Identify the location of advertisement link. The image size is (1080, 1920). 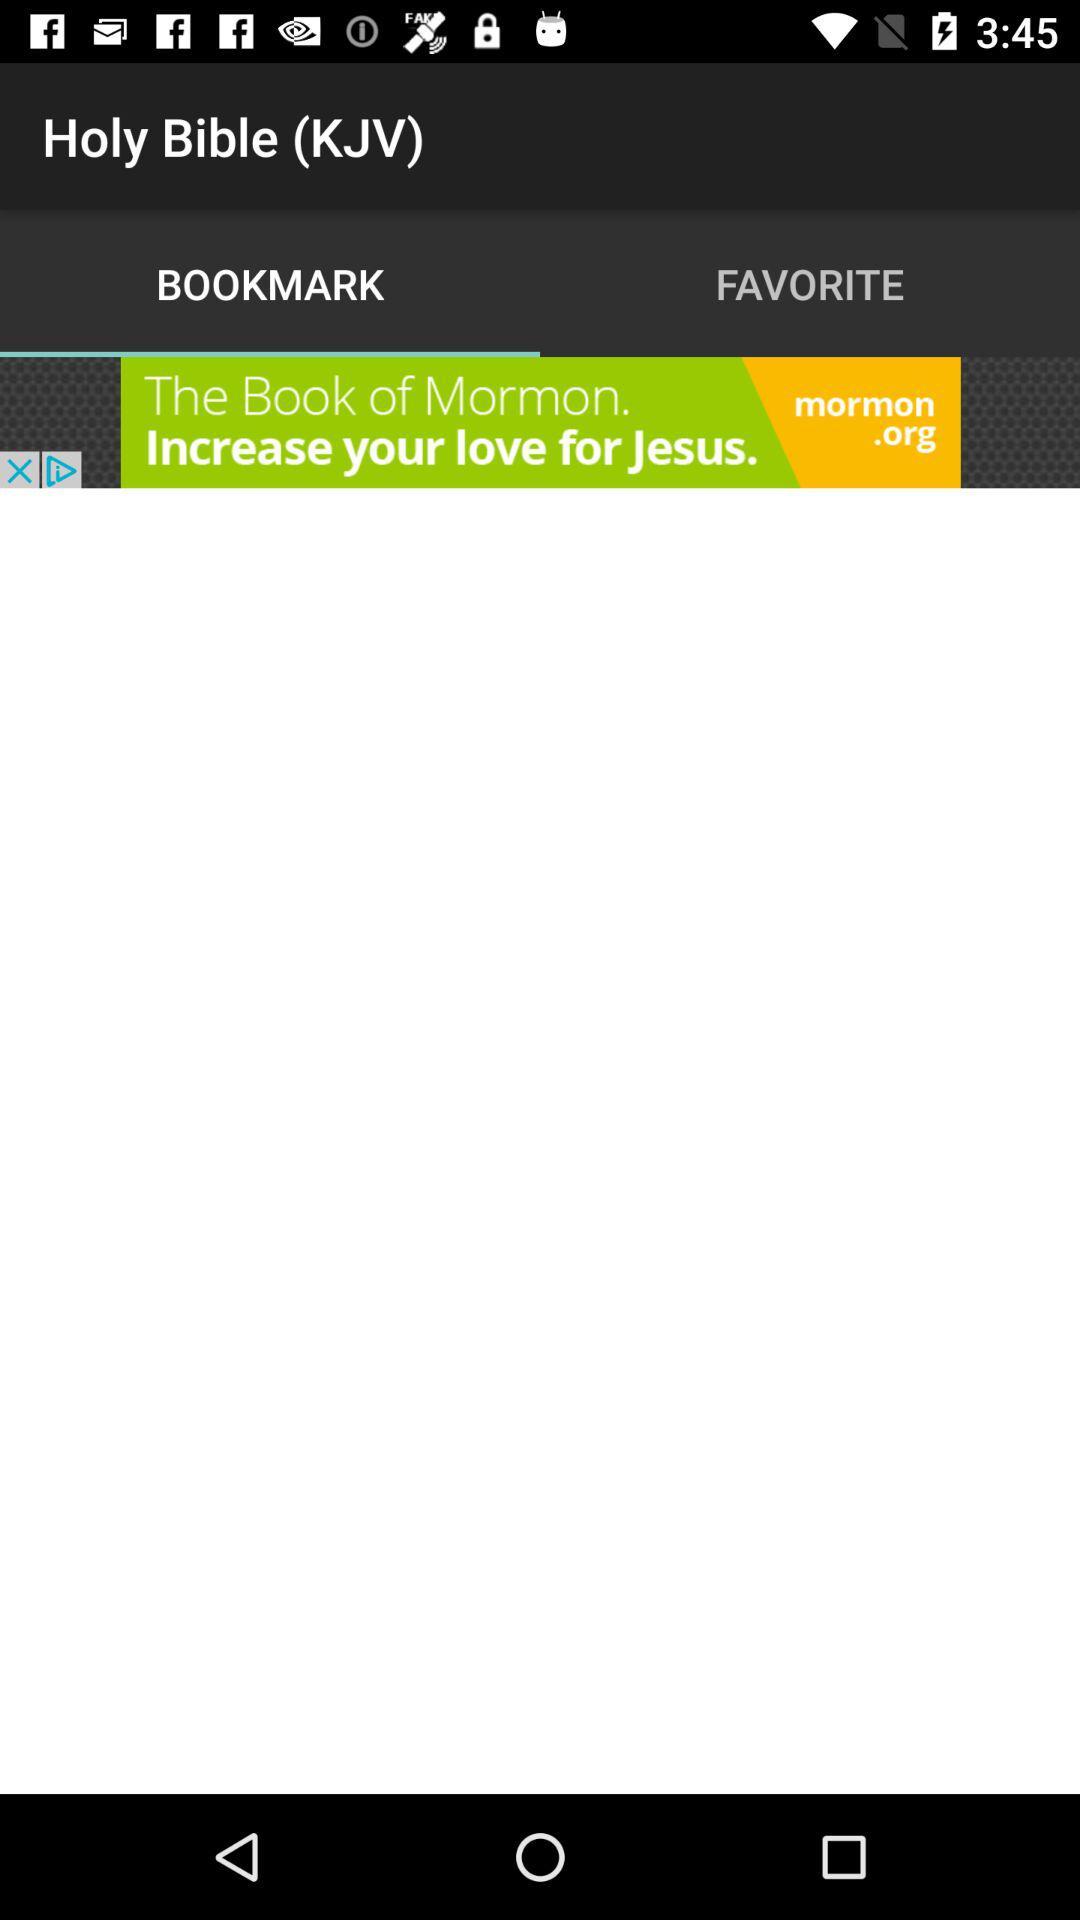
(540, 421).